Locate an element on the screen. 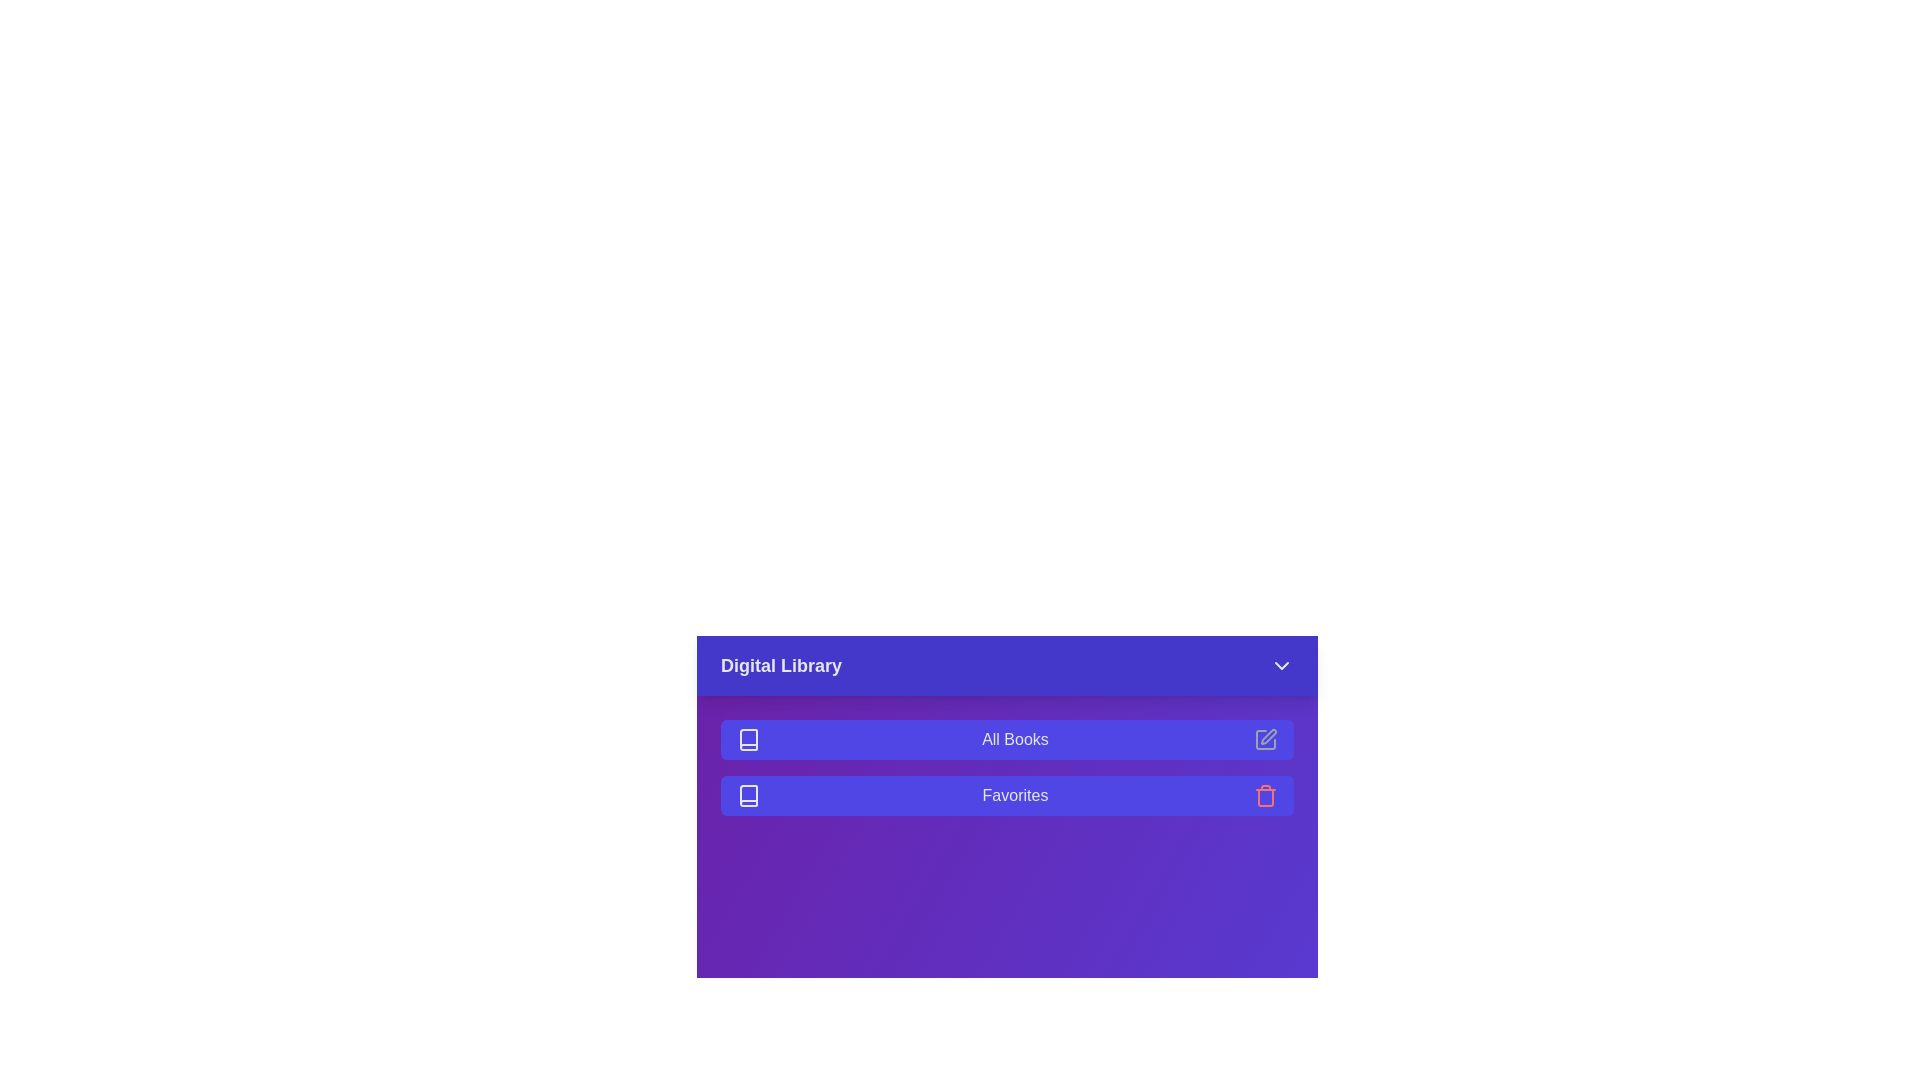  the header of the Digital Library menu to toggle its visibility is located at coordinates (1007, 666).